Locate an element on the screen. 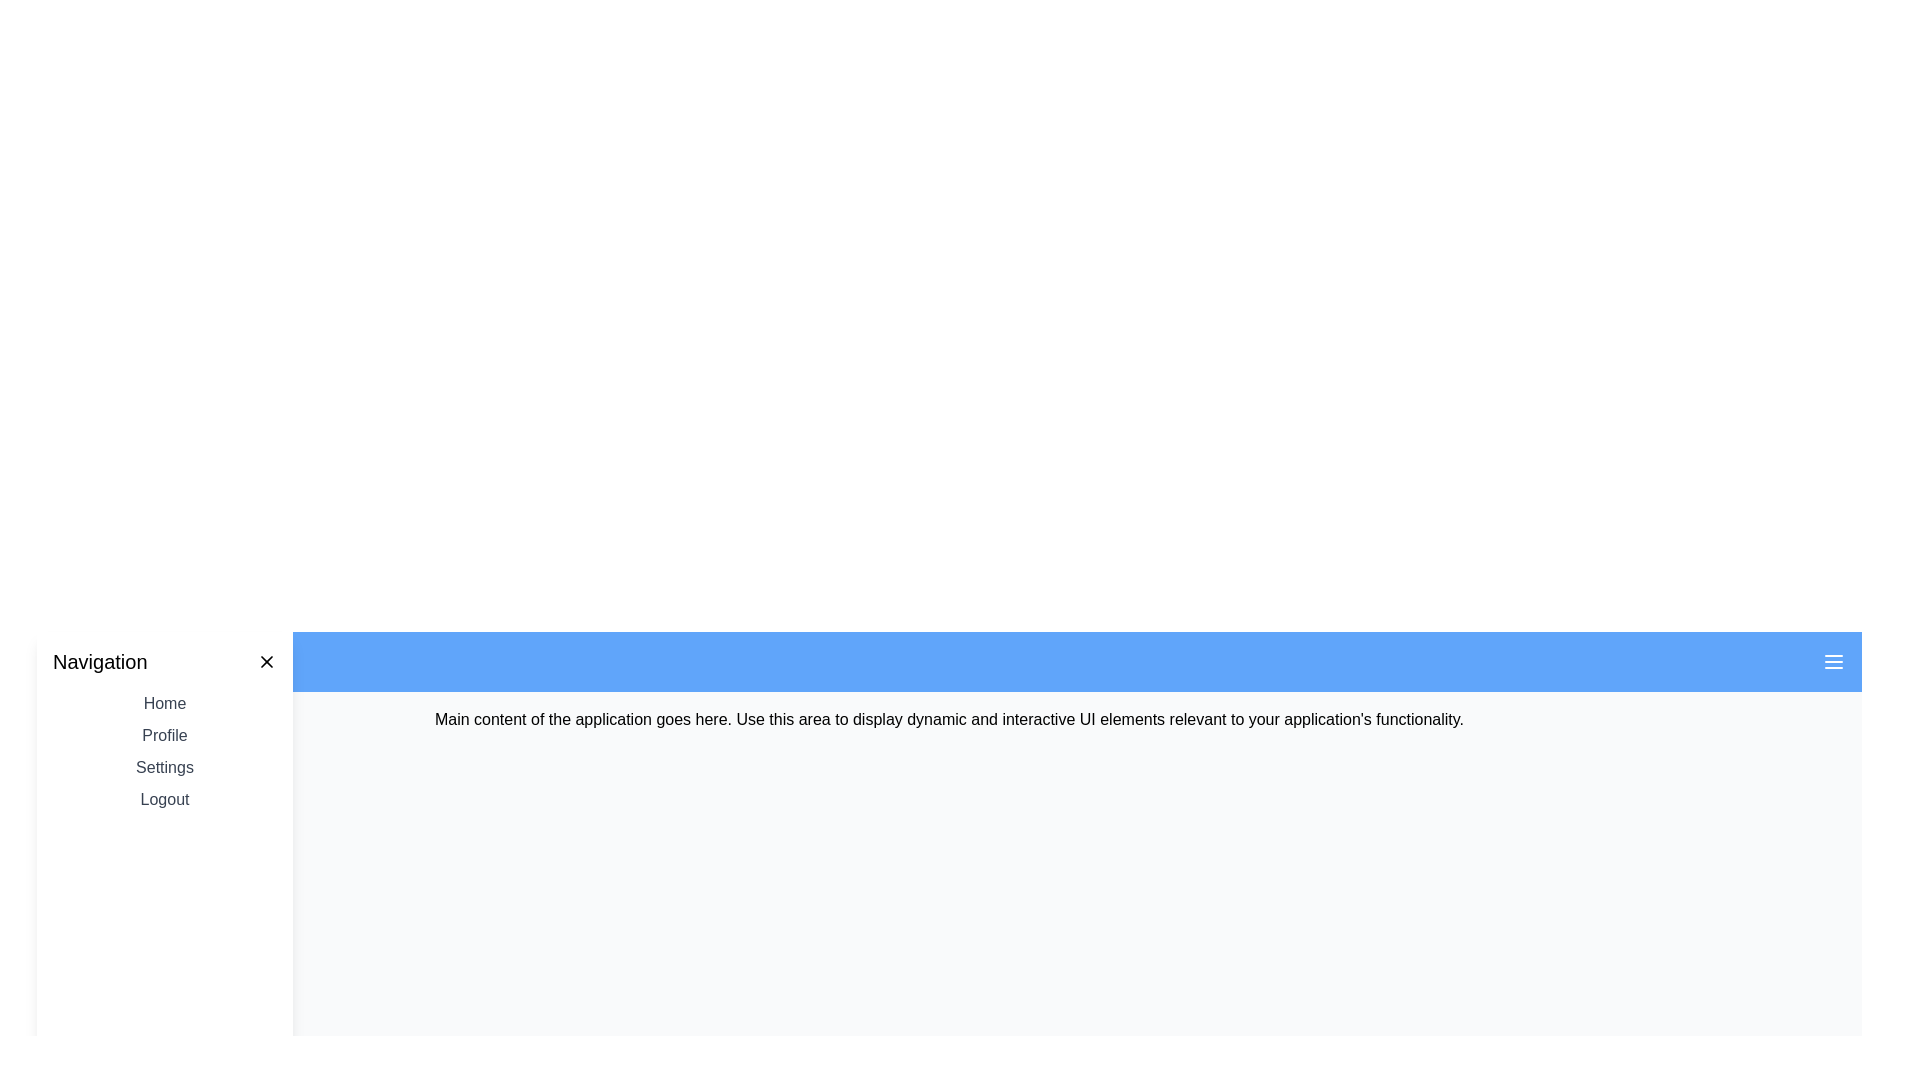 Image resolution: width=1920 pixels, height=1080 pixels. the Toggle button (menu) located at the far right of the header section is located at coordinates (1833, 662).